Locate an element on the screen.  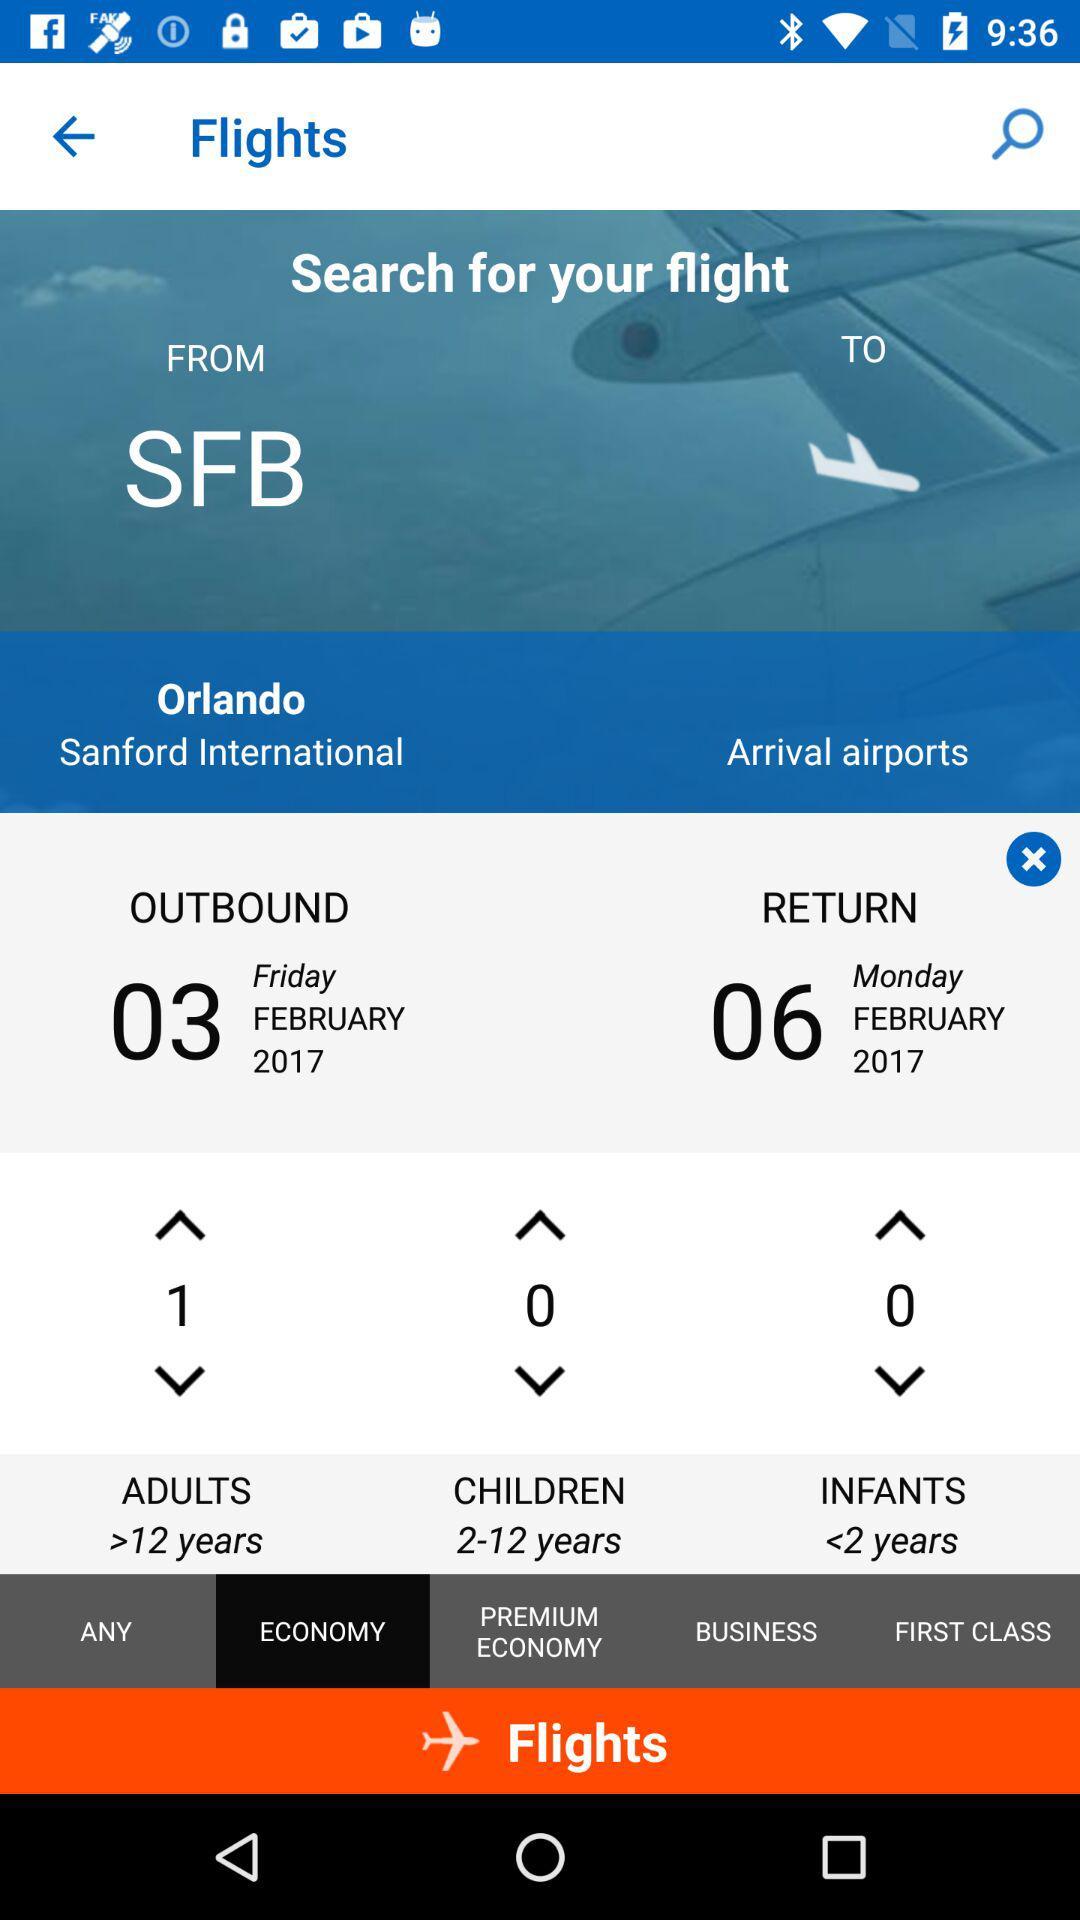
lower your number of infant passengers is located at coordinates (898, 1380).